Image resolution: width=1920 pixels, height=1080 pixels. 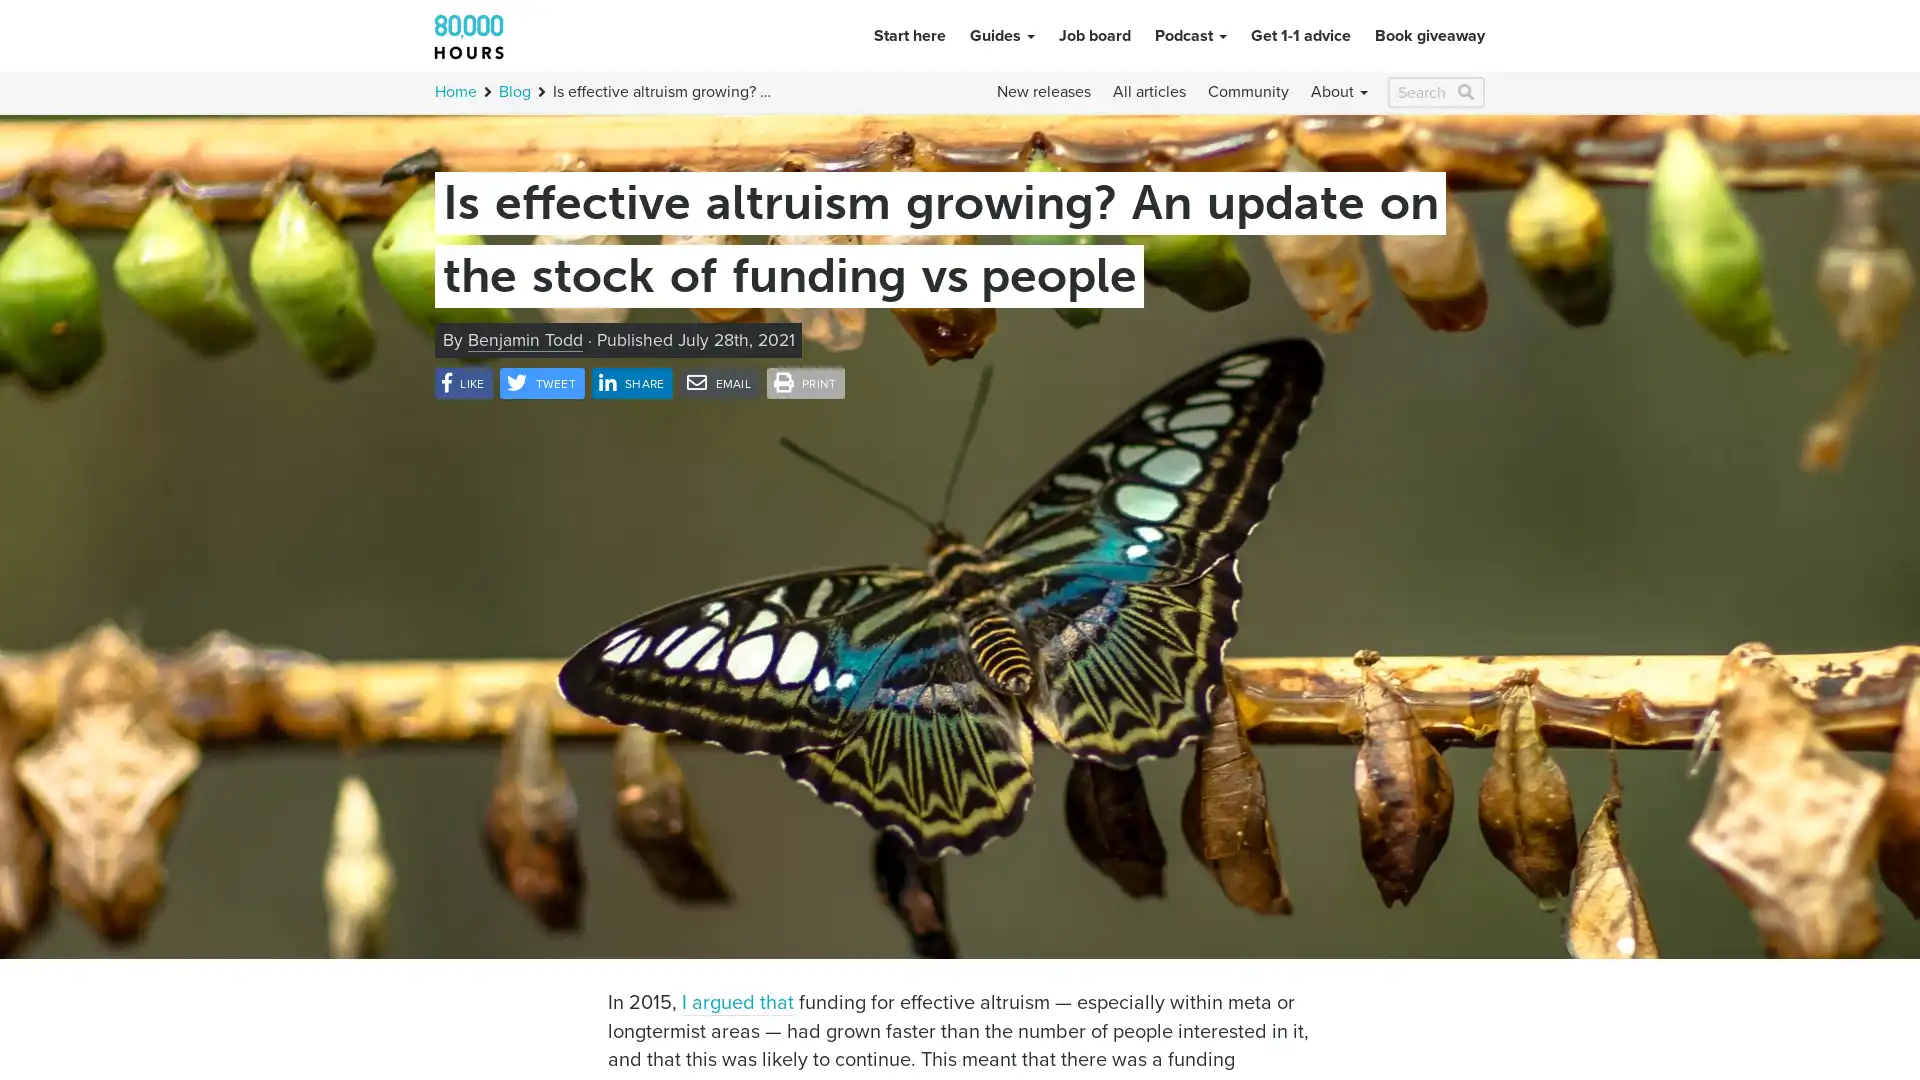 I want to click on Search, so click(x=1466, y=92).